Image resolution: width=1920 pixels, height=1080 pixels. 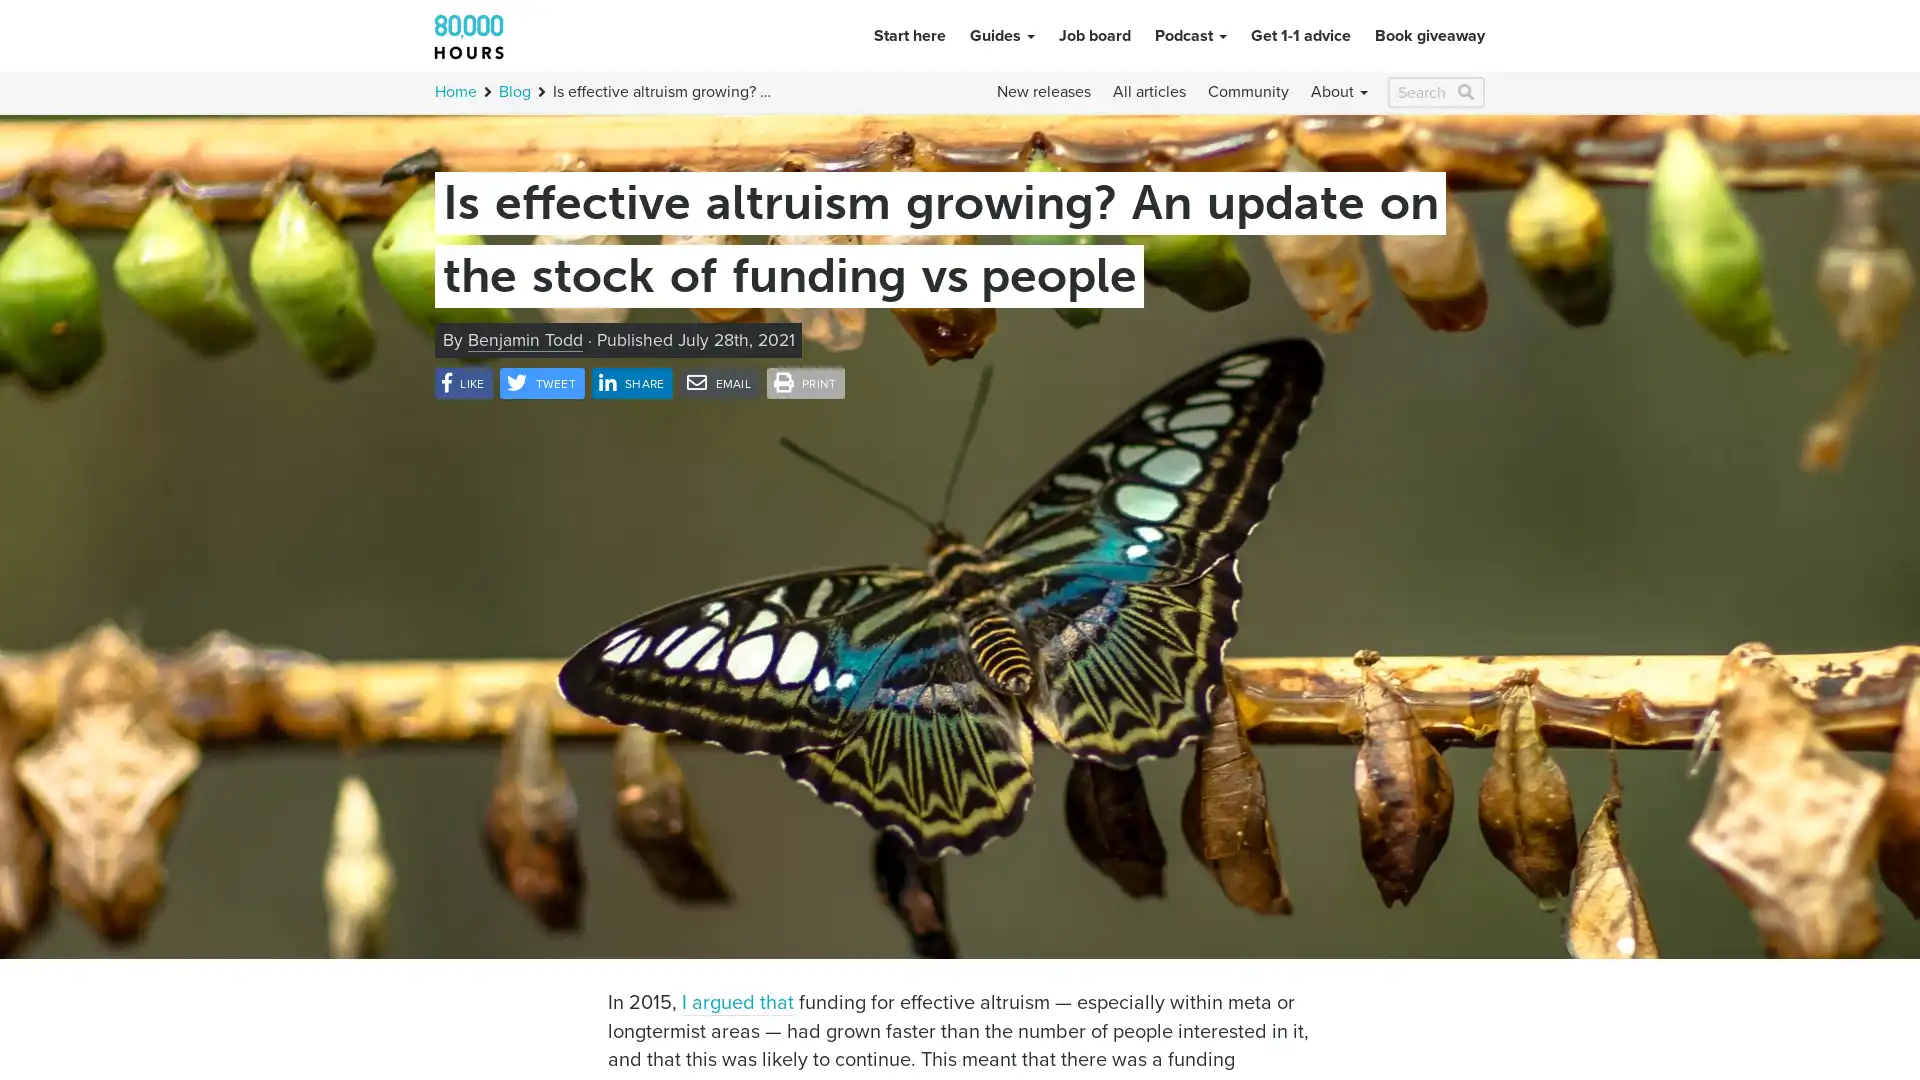 I want to click on Search, so click(x=1466, y=92).